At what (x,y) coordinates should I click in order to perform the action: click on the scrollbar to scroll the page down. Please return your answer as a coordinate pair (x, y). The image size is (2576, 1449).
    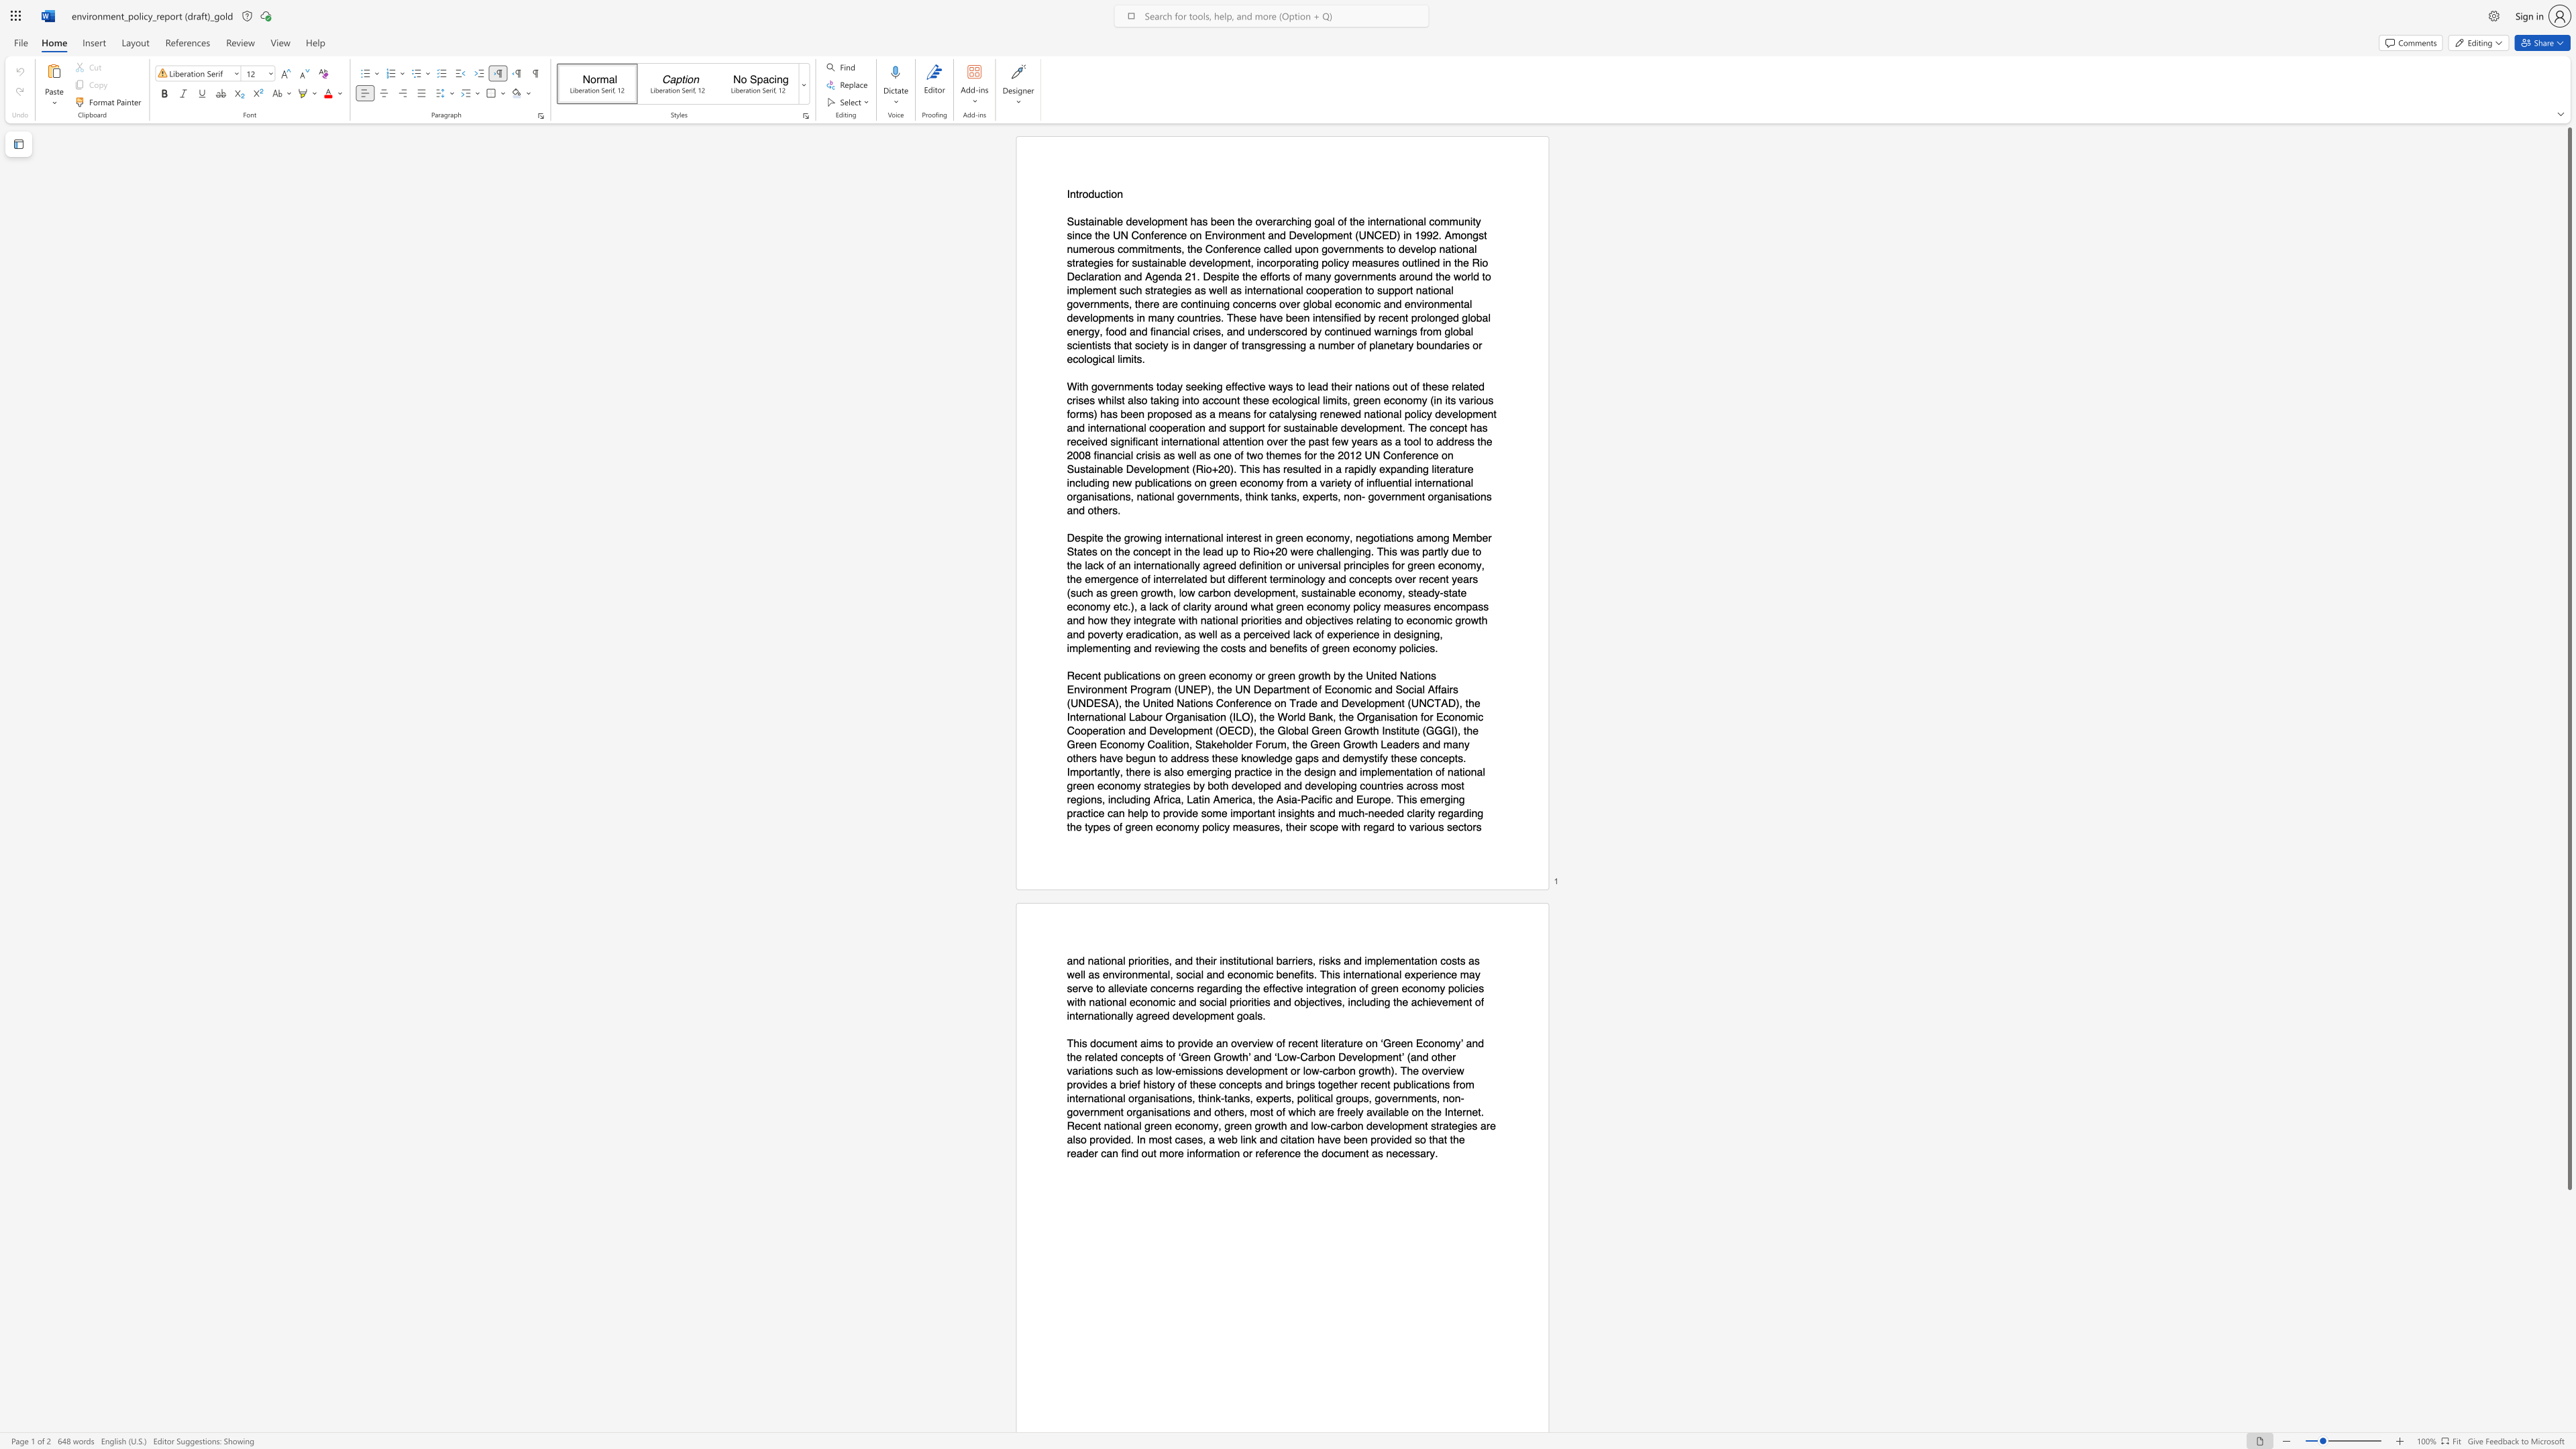
    Looking at the image, I should click on (2568, 1348).